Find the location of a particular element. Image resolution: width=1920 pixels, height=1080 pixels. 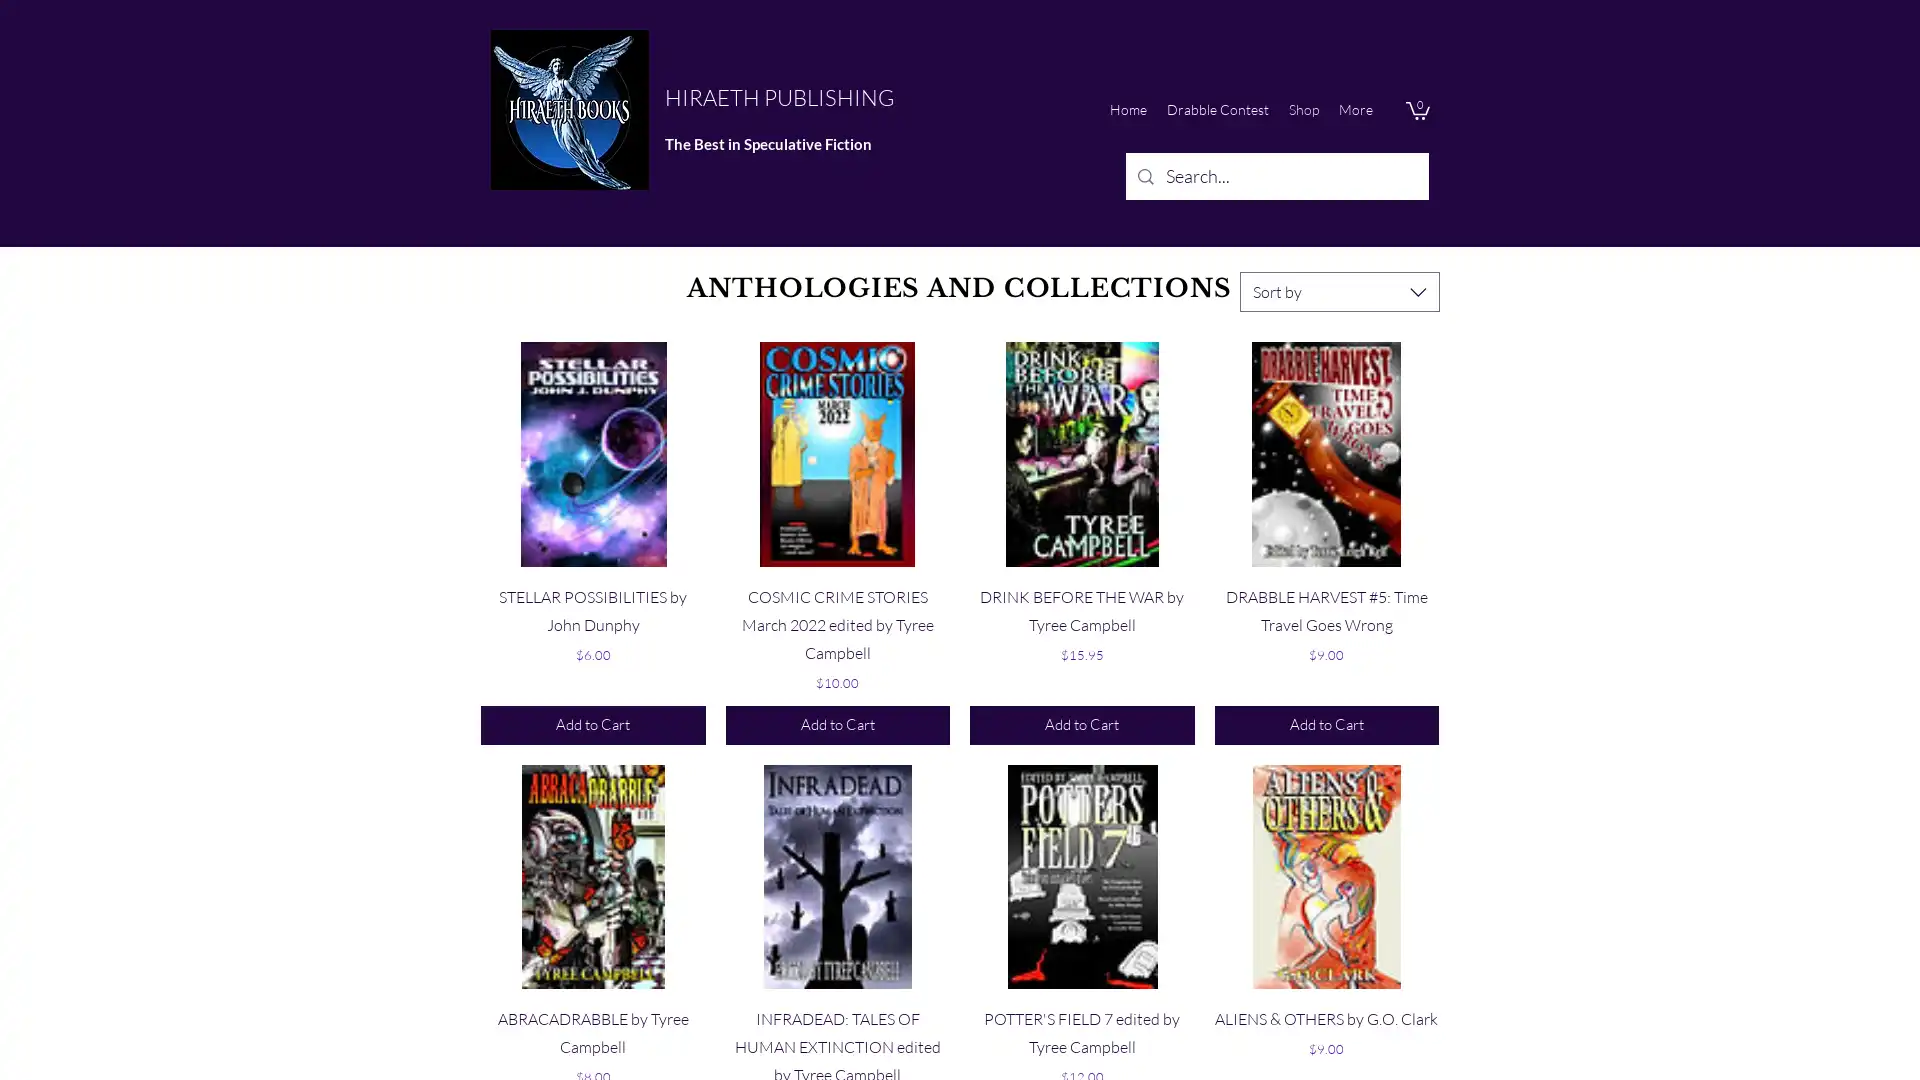

Add to Cart is located at coordinates (592, 725).